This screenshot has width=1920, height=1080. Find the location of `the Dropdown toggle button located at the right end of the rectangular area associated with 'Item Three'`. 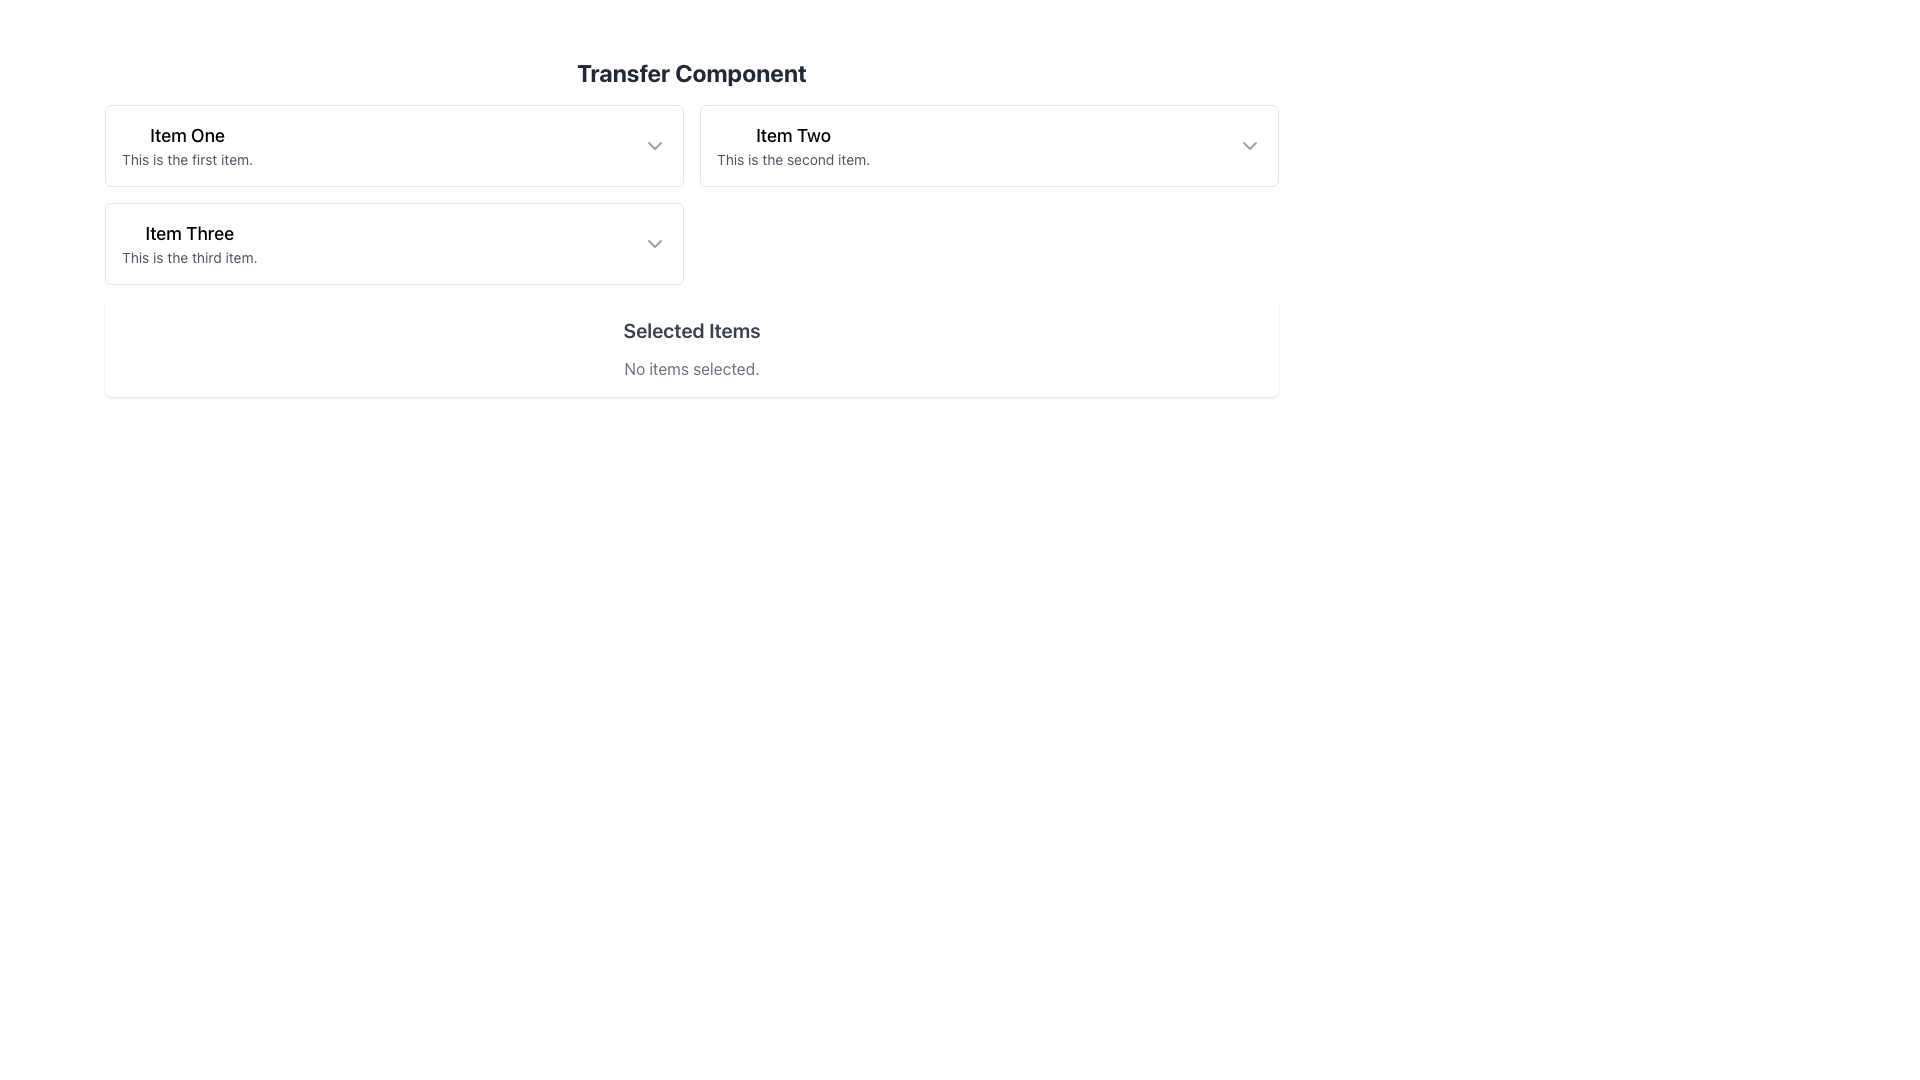

the Dropdown toggle button located at the right end of the rectangular area associated with 'Item Three' is located at coordinates (654, 242).